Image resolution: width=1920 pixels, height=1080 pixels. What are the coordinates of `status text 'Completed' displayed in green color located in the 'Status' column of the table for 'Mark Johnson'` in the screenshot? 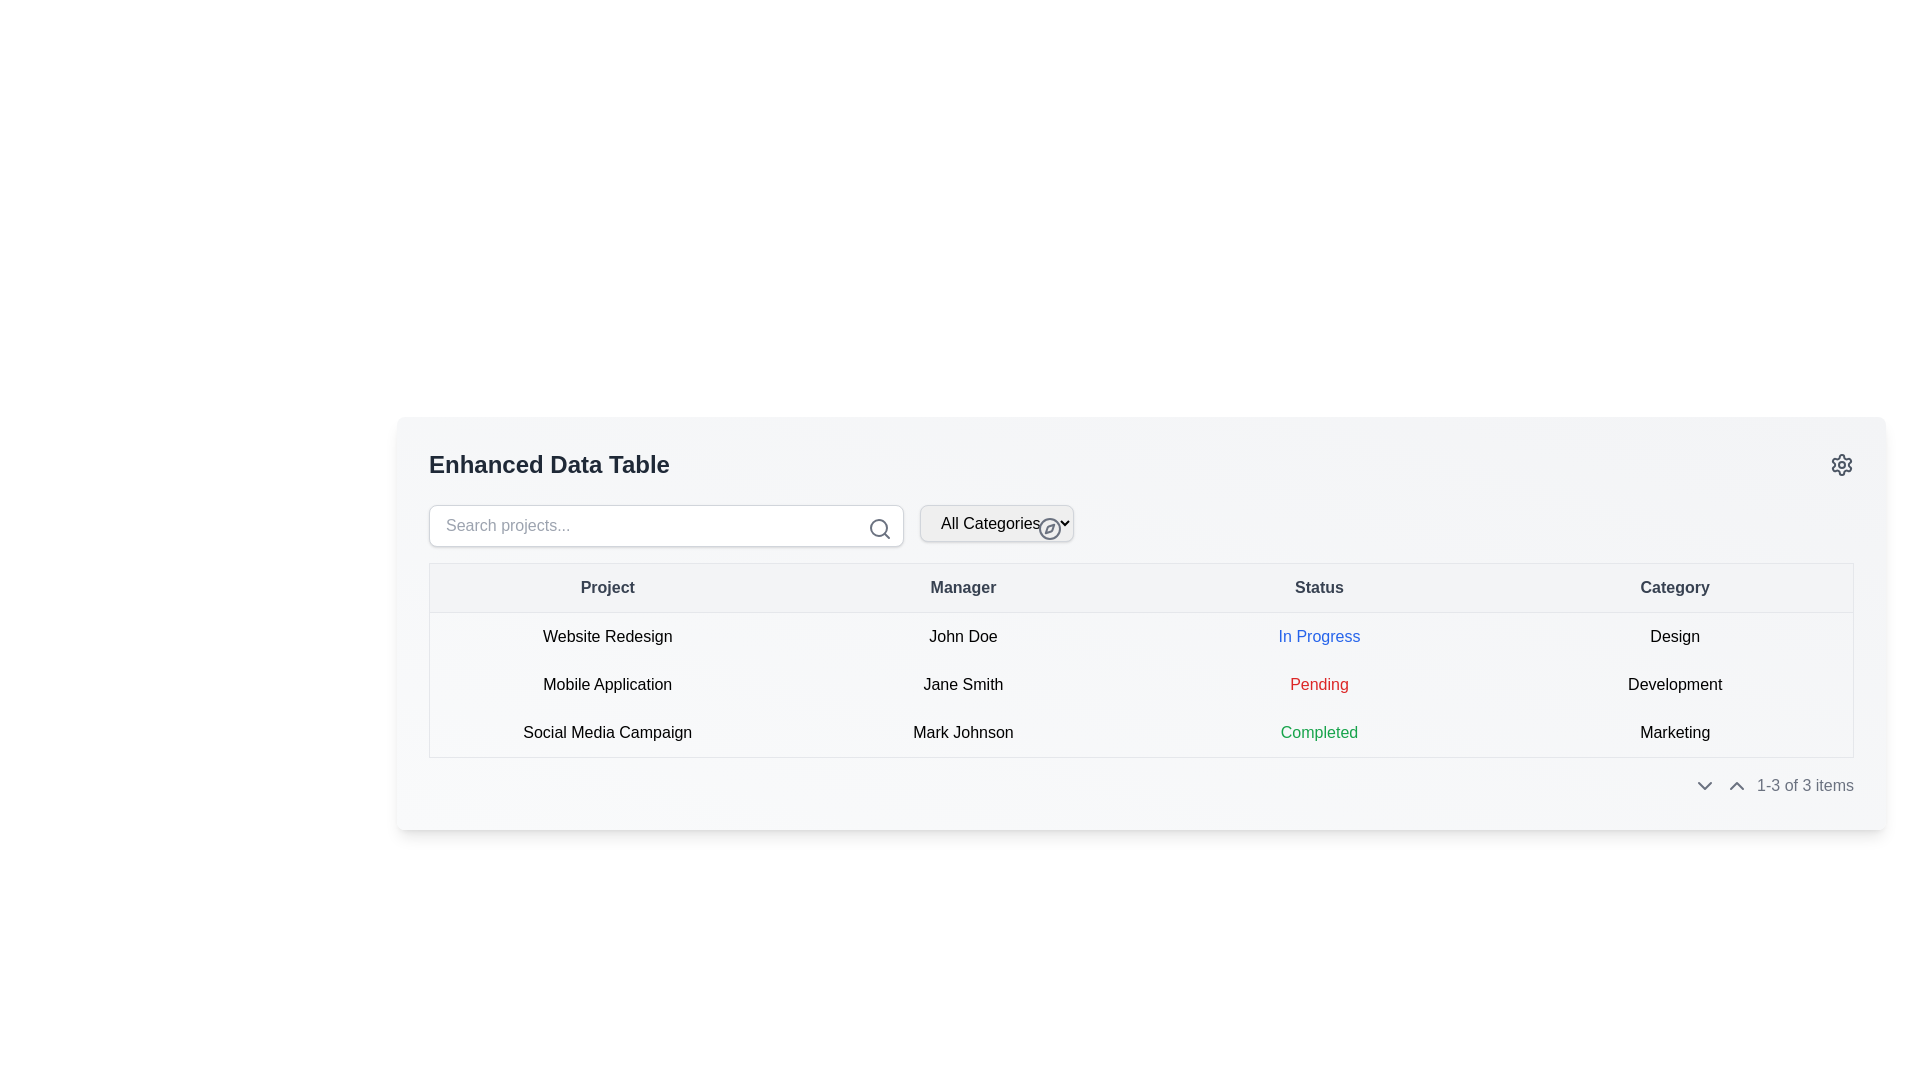 It's located at (1319, 732).